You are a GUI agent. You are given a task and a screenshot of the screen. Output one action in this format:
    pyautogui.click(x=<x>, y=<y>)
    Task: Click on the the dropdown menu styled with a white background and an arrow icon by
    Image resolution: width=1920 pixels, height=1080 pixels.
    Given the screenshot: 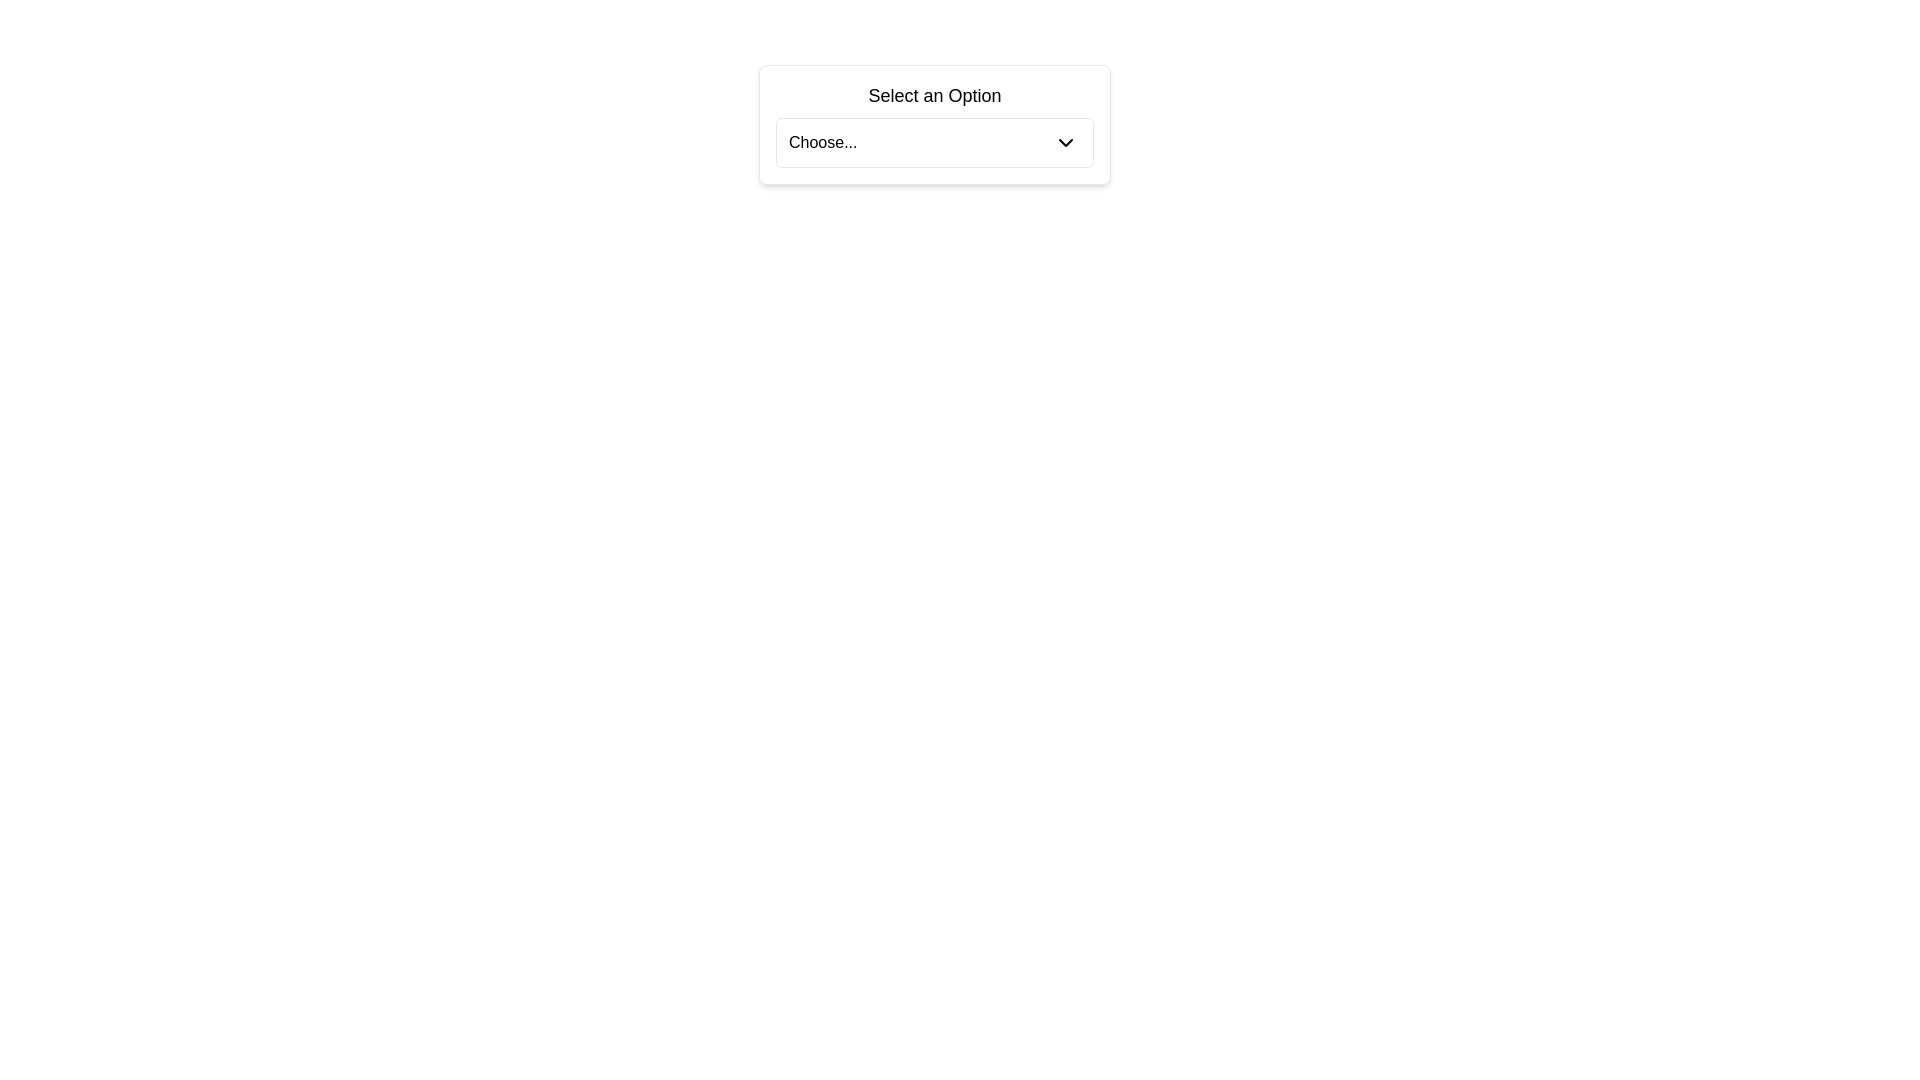 What is the action you would take?
    pyautogui.click(x=934, y=141)
    